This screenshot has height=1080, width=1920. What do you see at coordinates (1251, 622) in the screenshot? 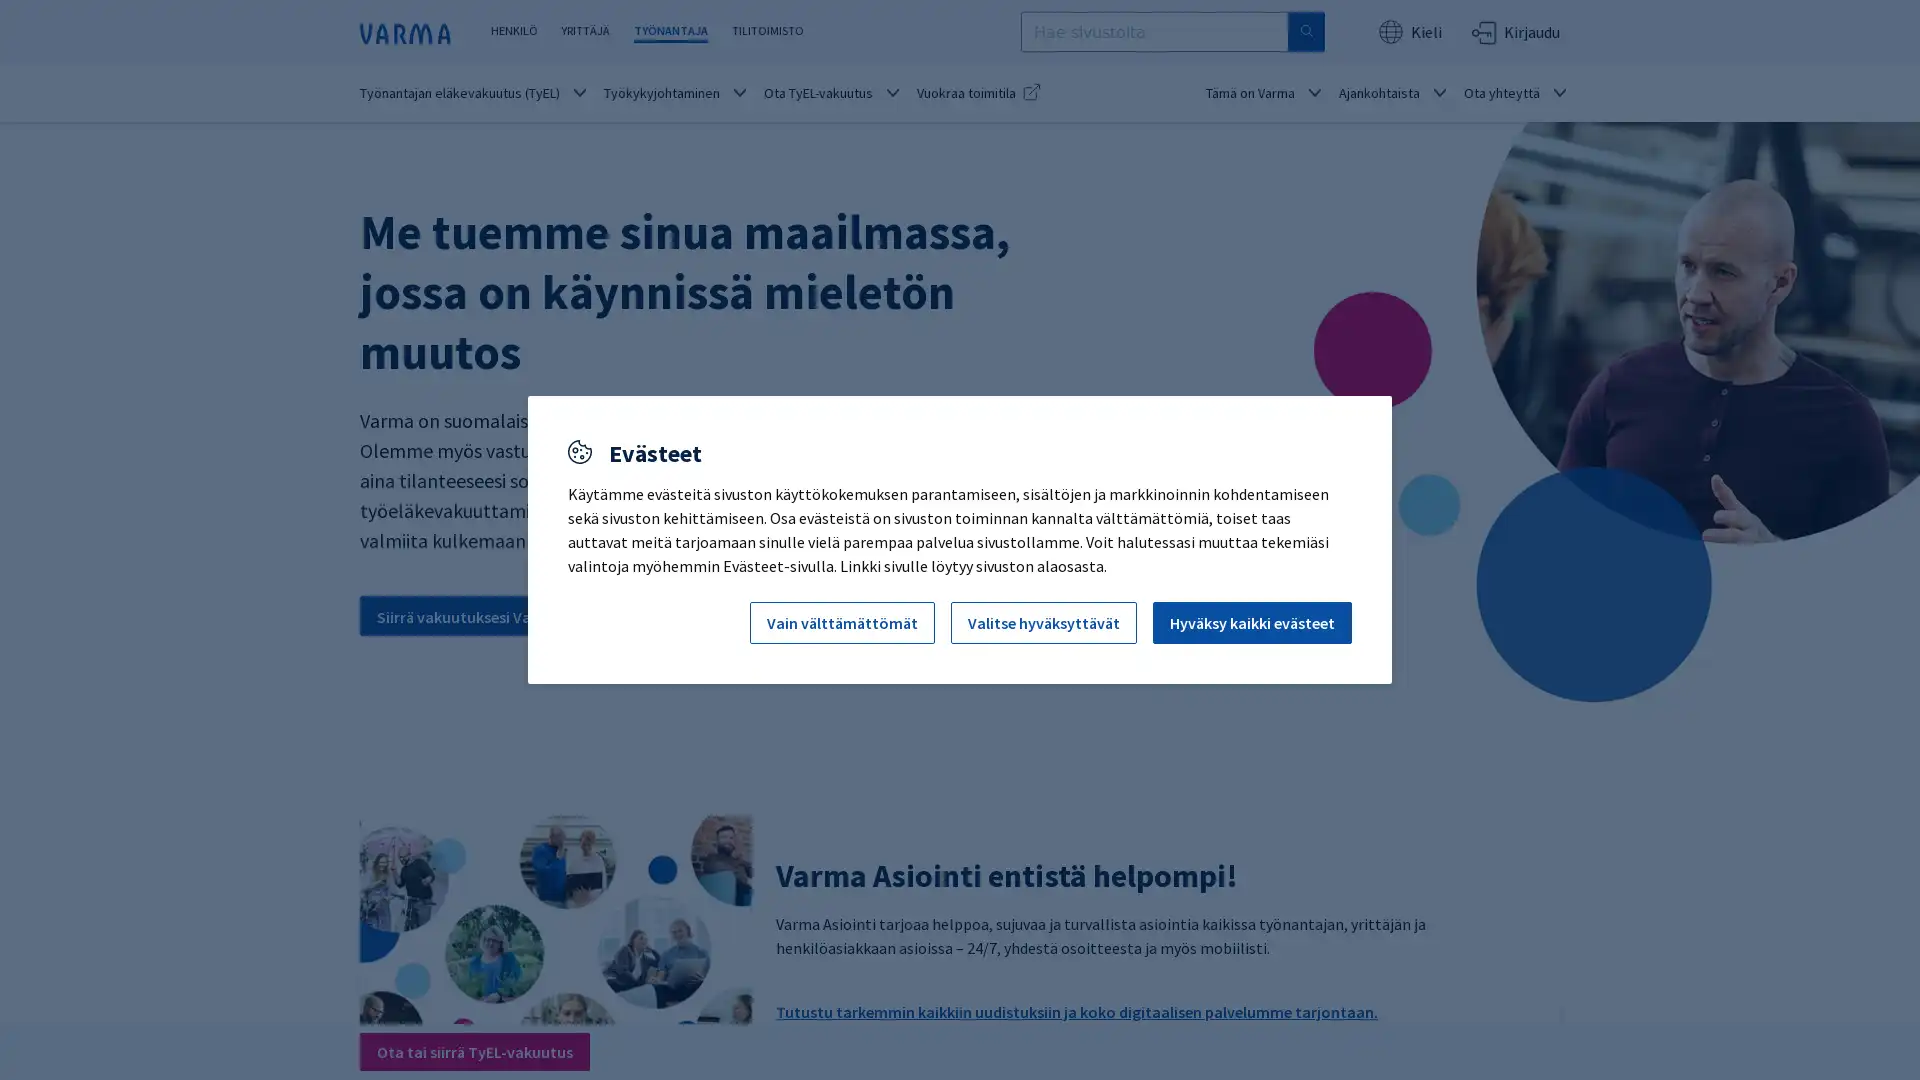
I see `Hyvaksy kaikki evasteet` at bounding box center [1251, 622].